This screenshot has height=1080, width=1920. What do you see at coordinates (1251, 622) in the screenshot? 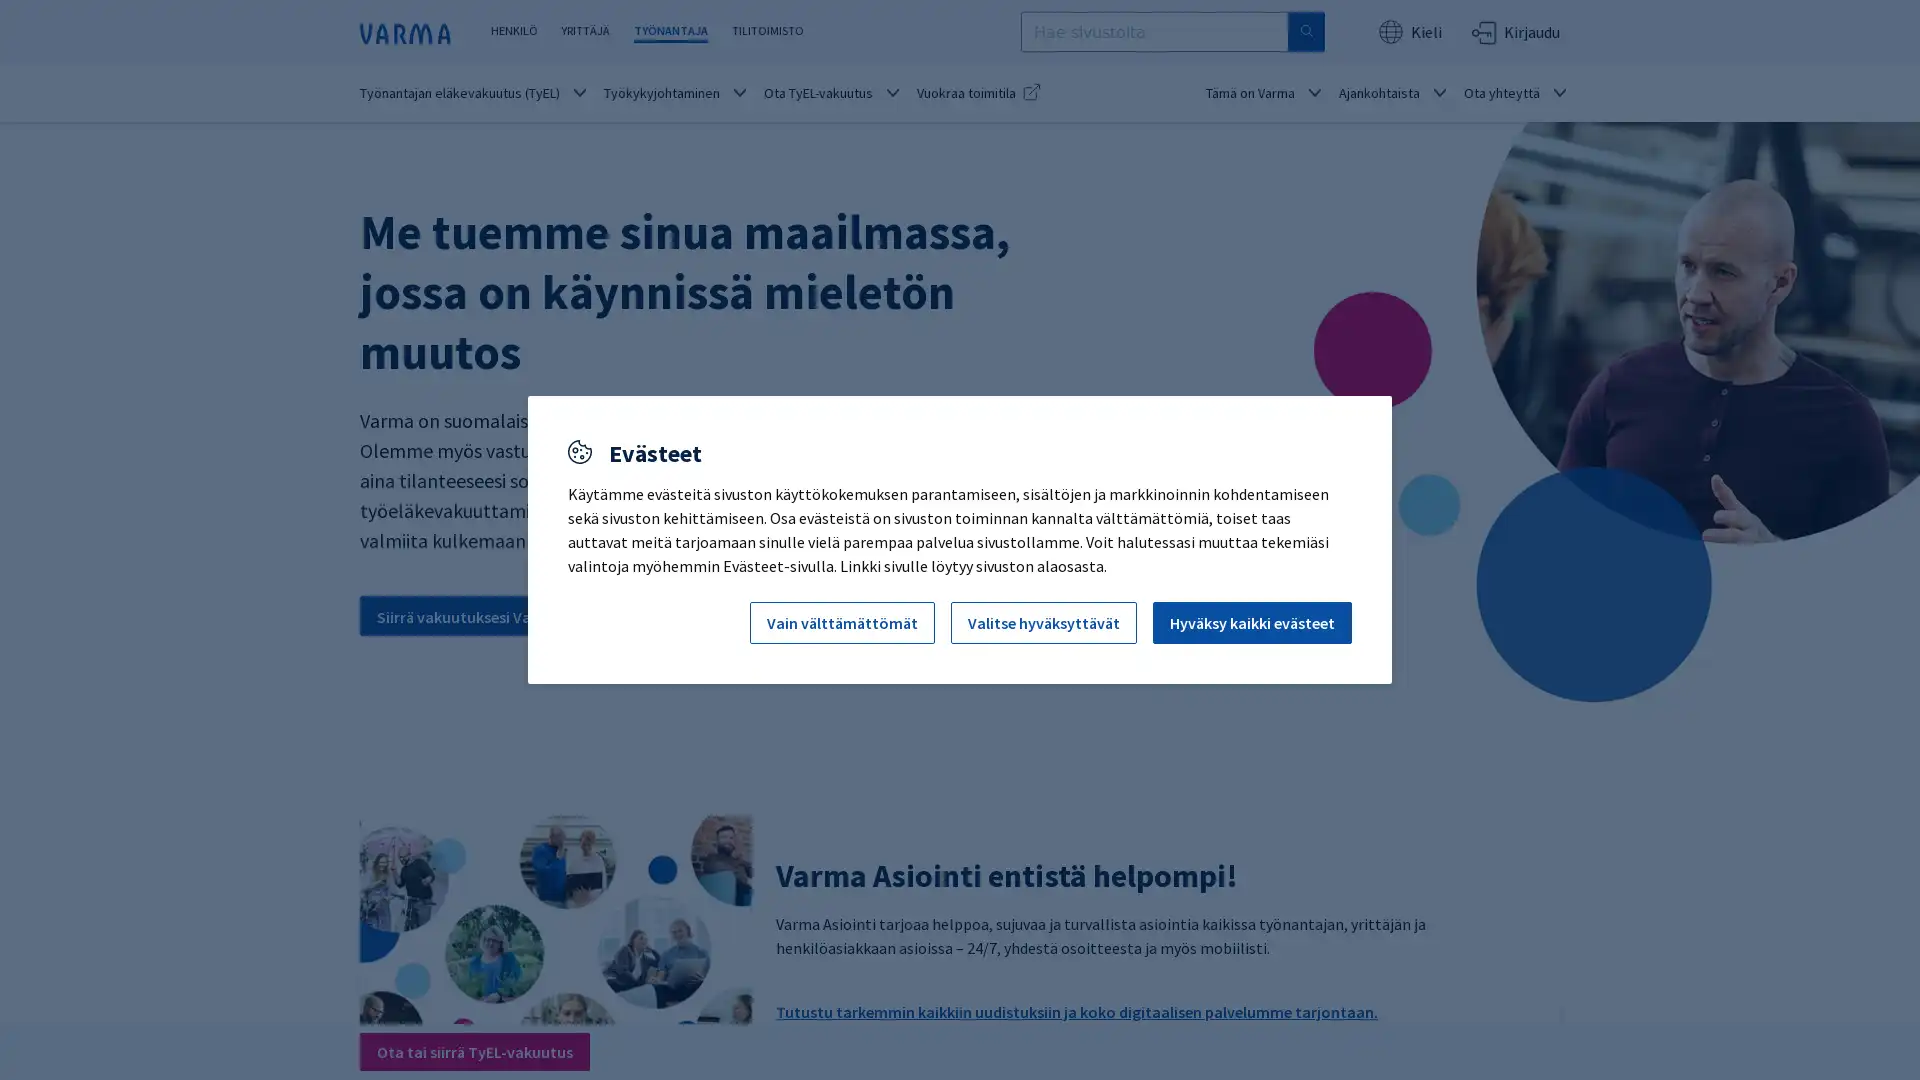
I see `Hyvaksy kaikki evasteet` at bounding box center [1251, 622].